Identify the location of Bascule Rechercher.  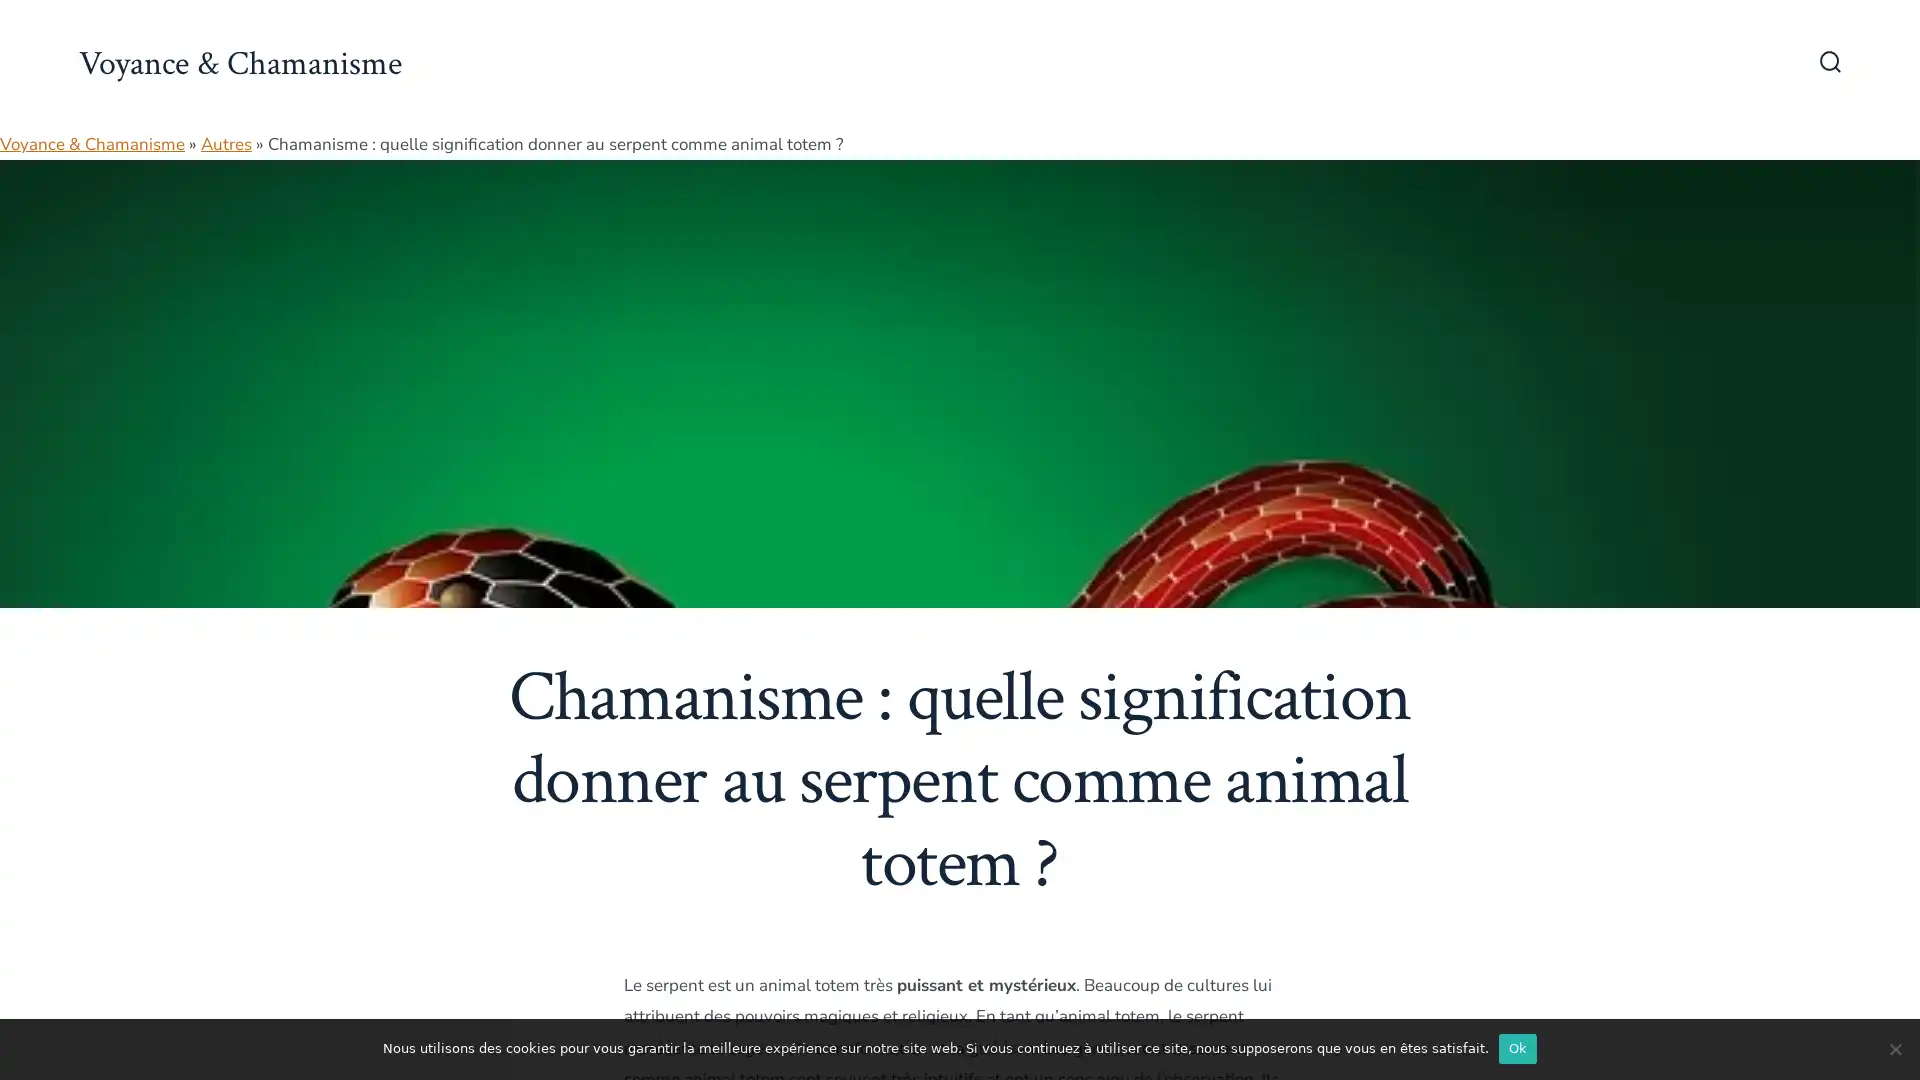
(1829, 63).